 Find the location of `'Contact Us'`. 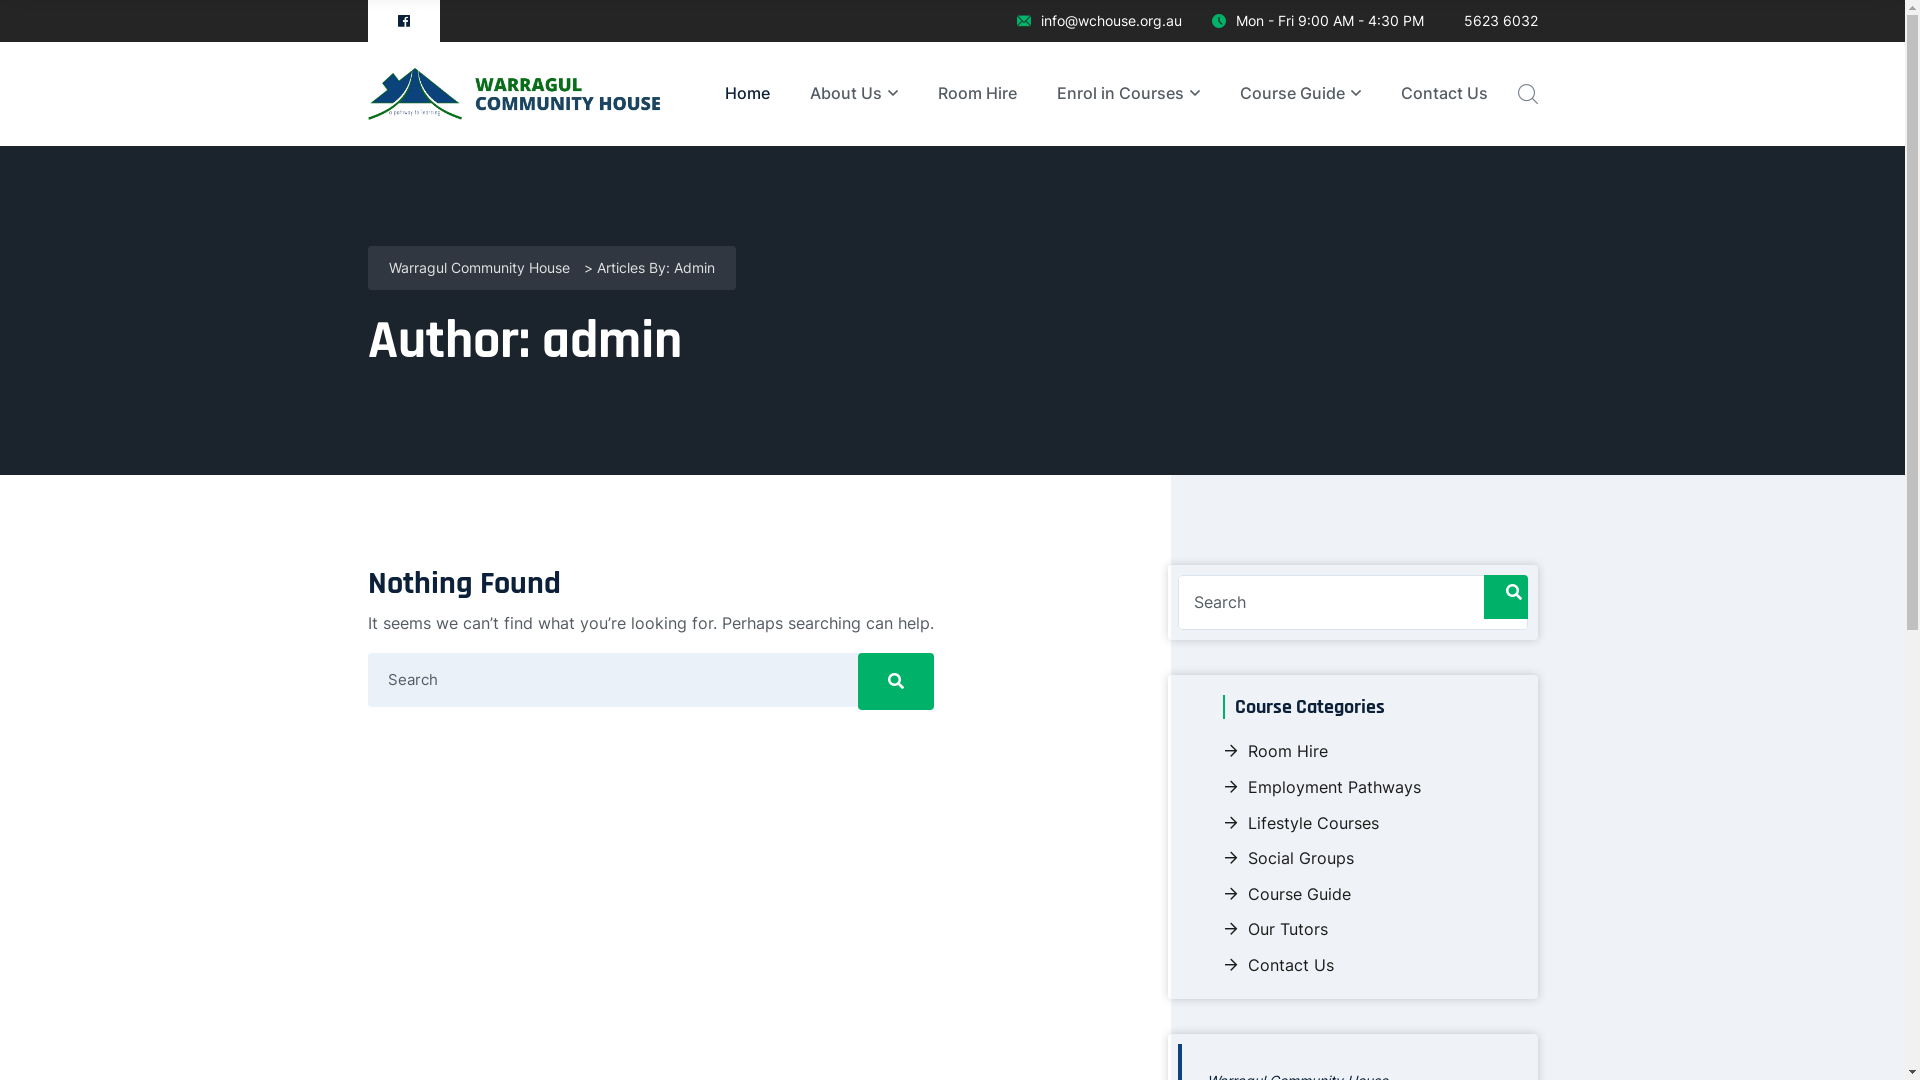

'Contact Us' is located at coordinates (1399, 93).